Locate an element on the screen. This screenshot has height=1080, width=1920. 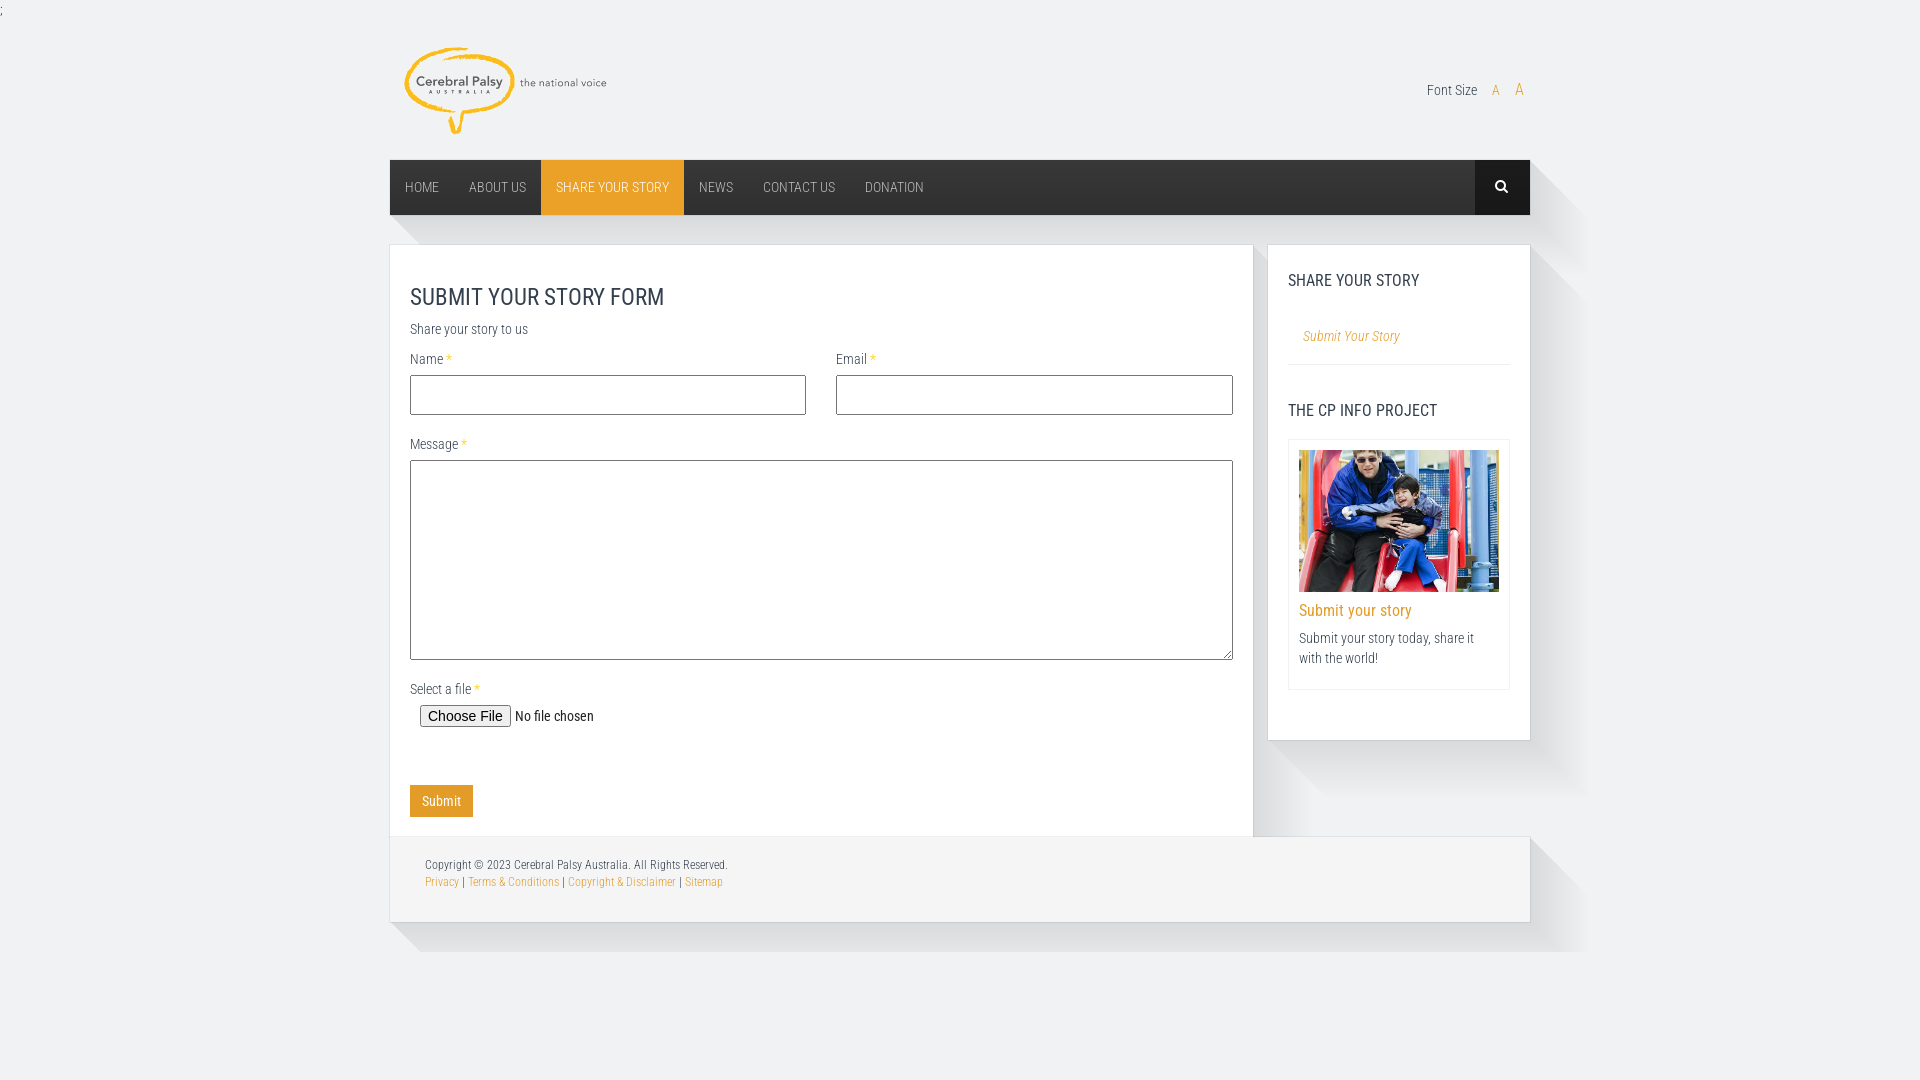
'Copyright & Disclaimer' is located at coordinates (621, 881).